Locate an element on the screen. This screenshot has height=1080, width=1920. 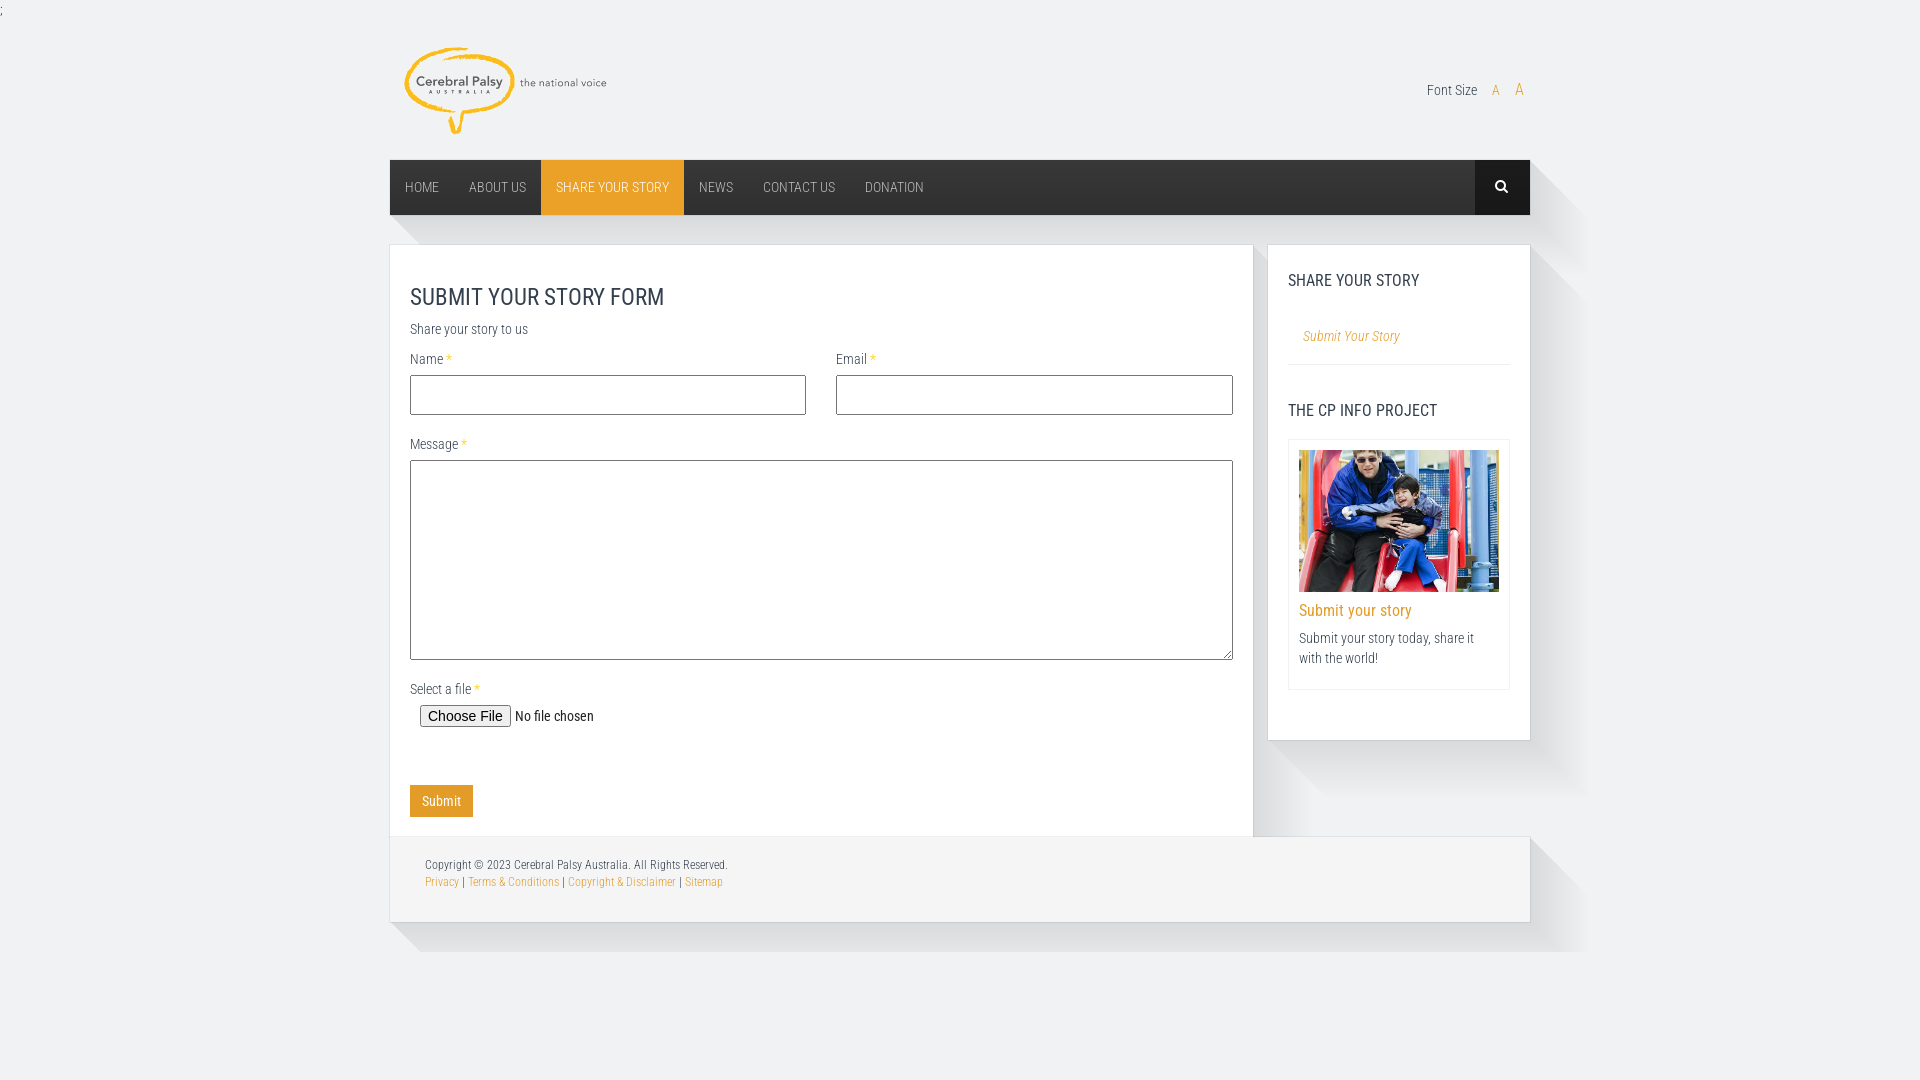
'Copyright & Disclaimer' is located at coordinates (621, 881).